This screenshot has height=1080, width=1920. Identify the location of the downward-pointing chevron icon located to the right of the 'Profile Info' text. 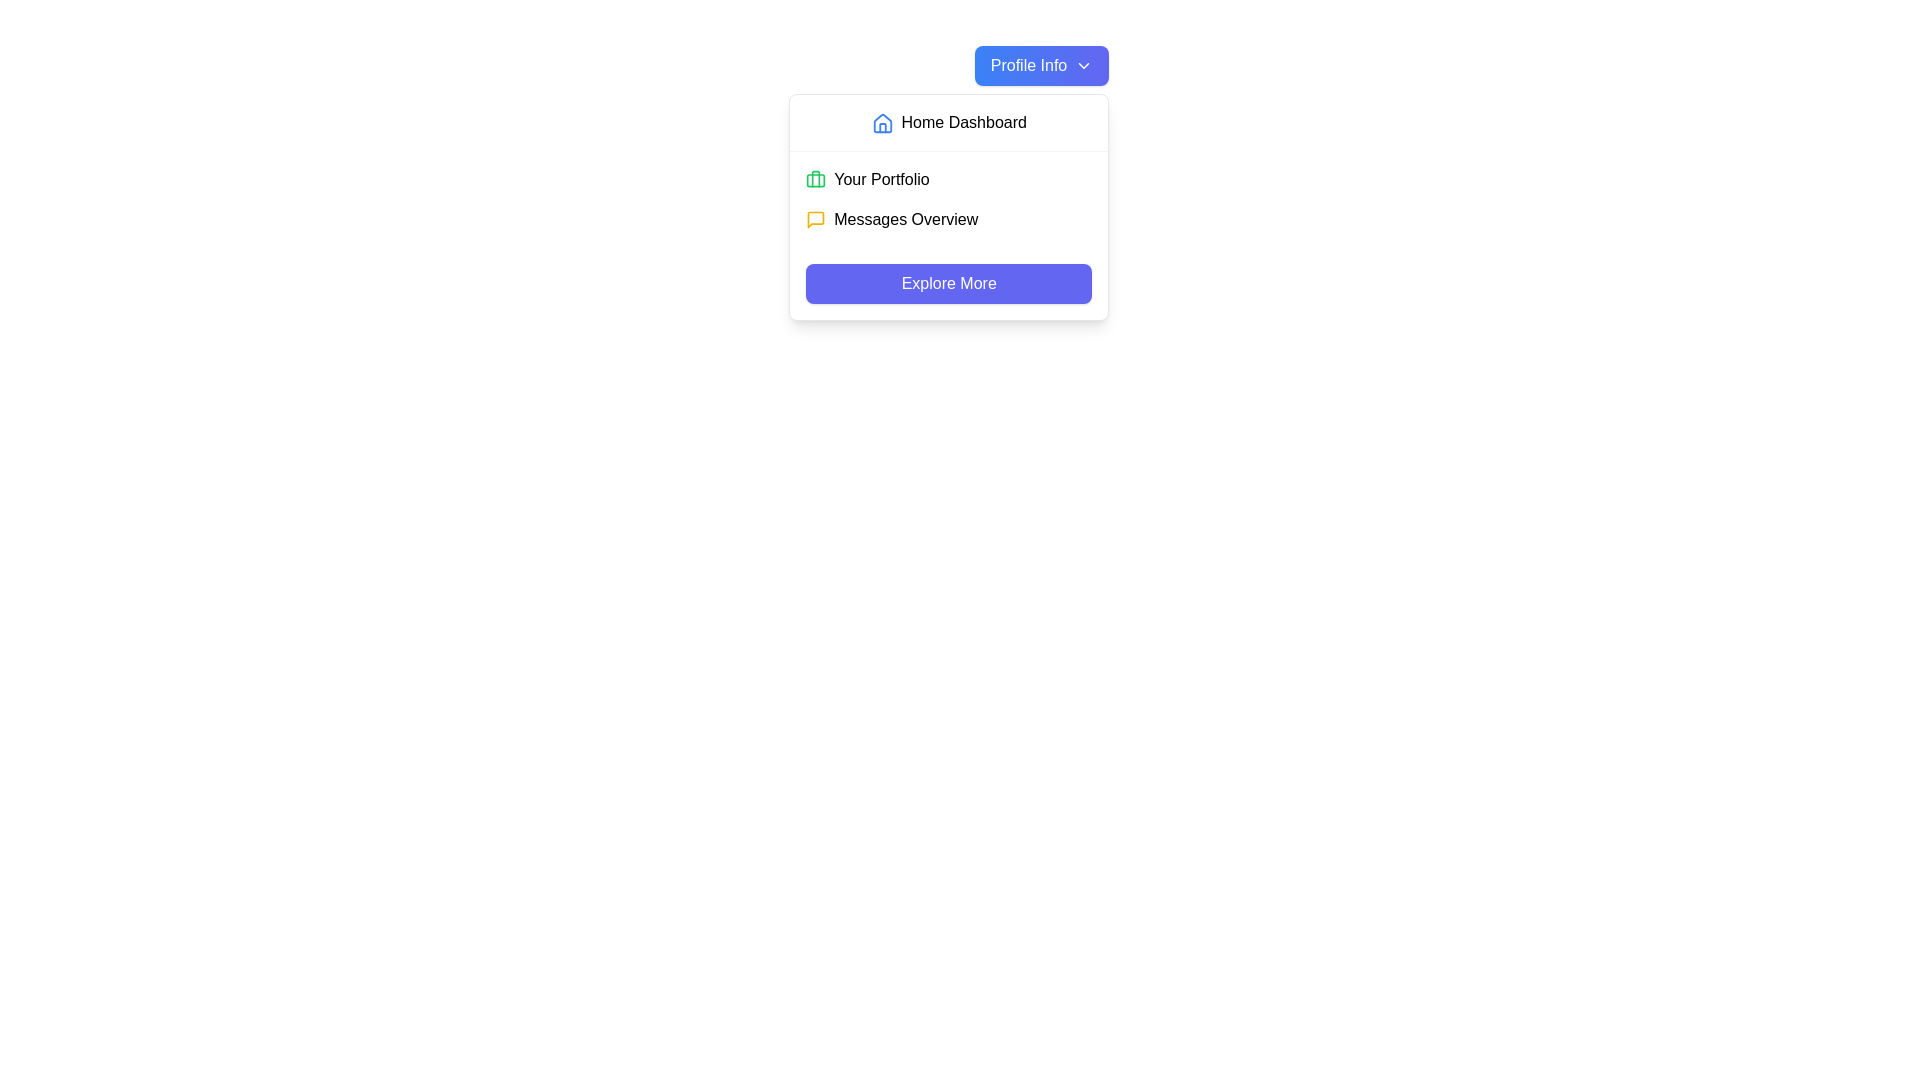
(1083, 64).